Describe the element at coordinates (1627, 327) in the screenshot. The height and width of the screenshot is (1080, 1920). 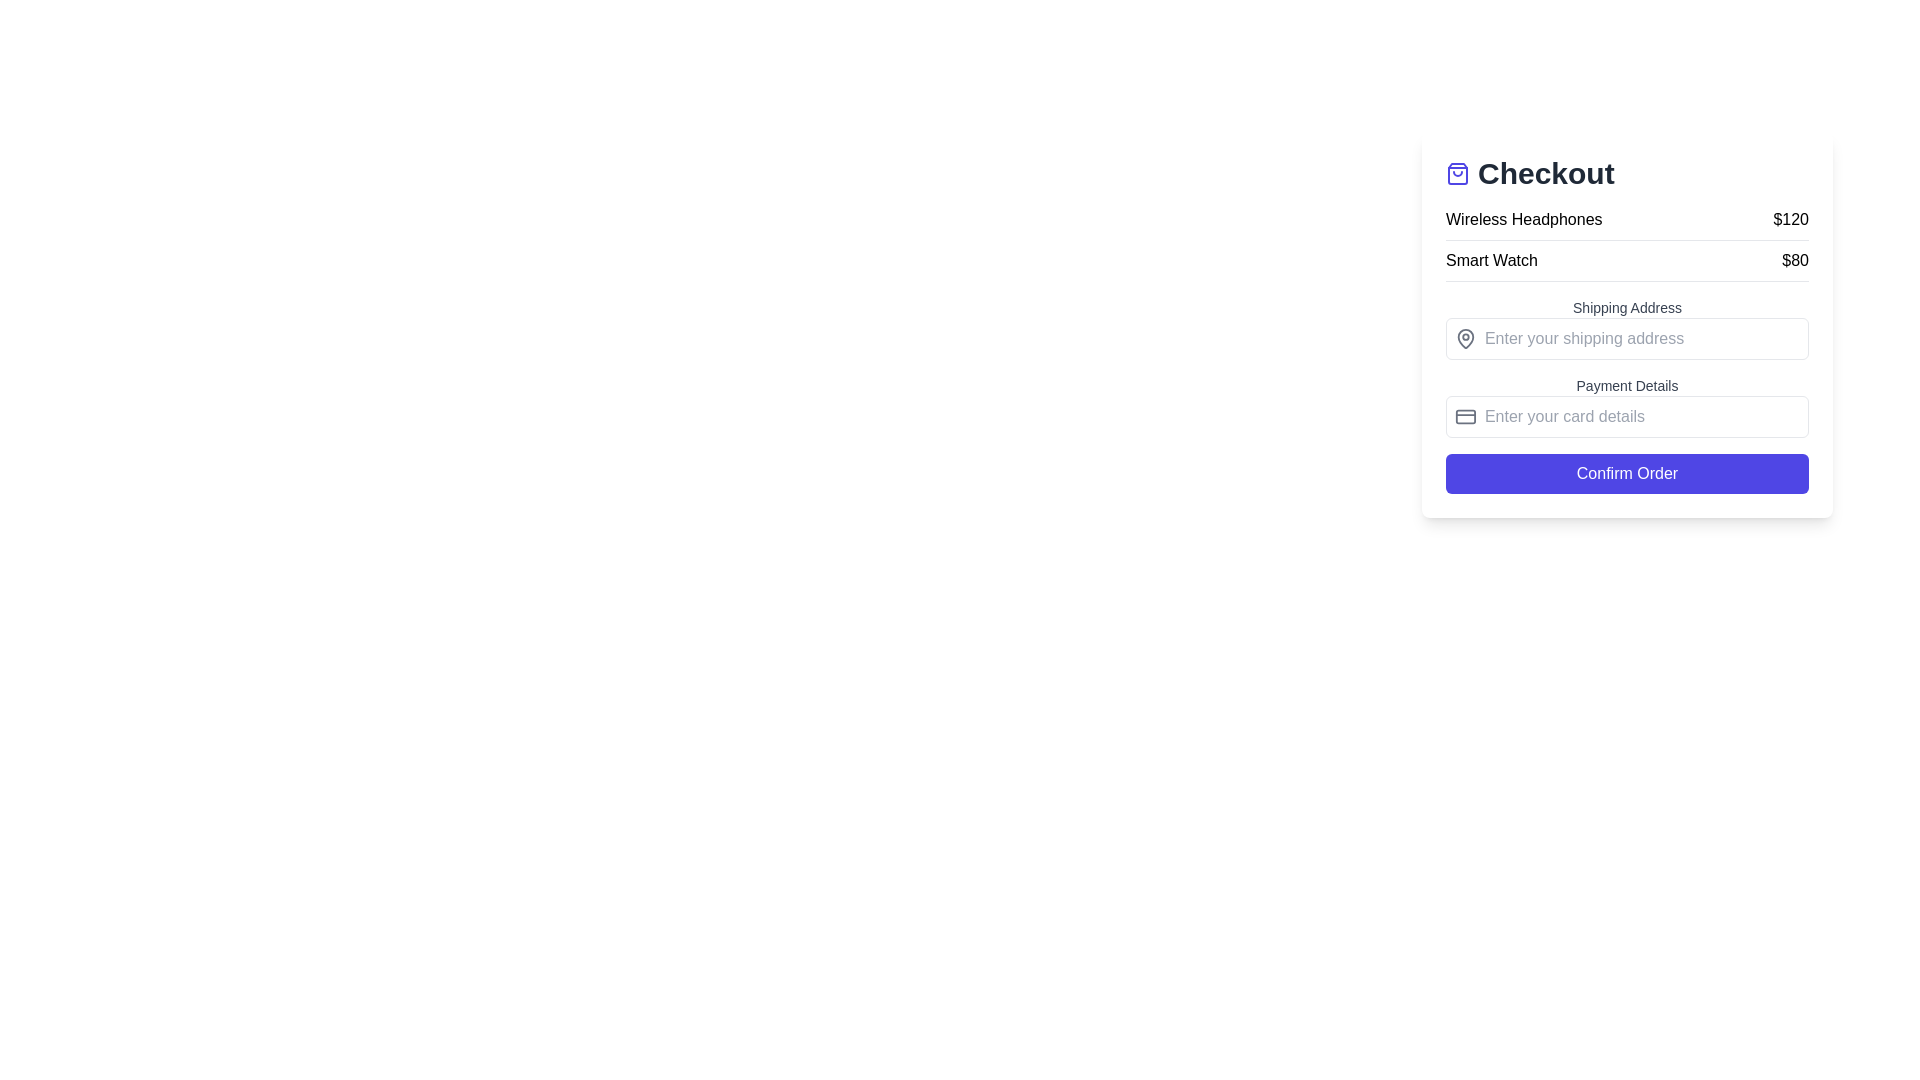
I see `the text box of the 'Shipping Address' labeled input field to select all text` at that location.